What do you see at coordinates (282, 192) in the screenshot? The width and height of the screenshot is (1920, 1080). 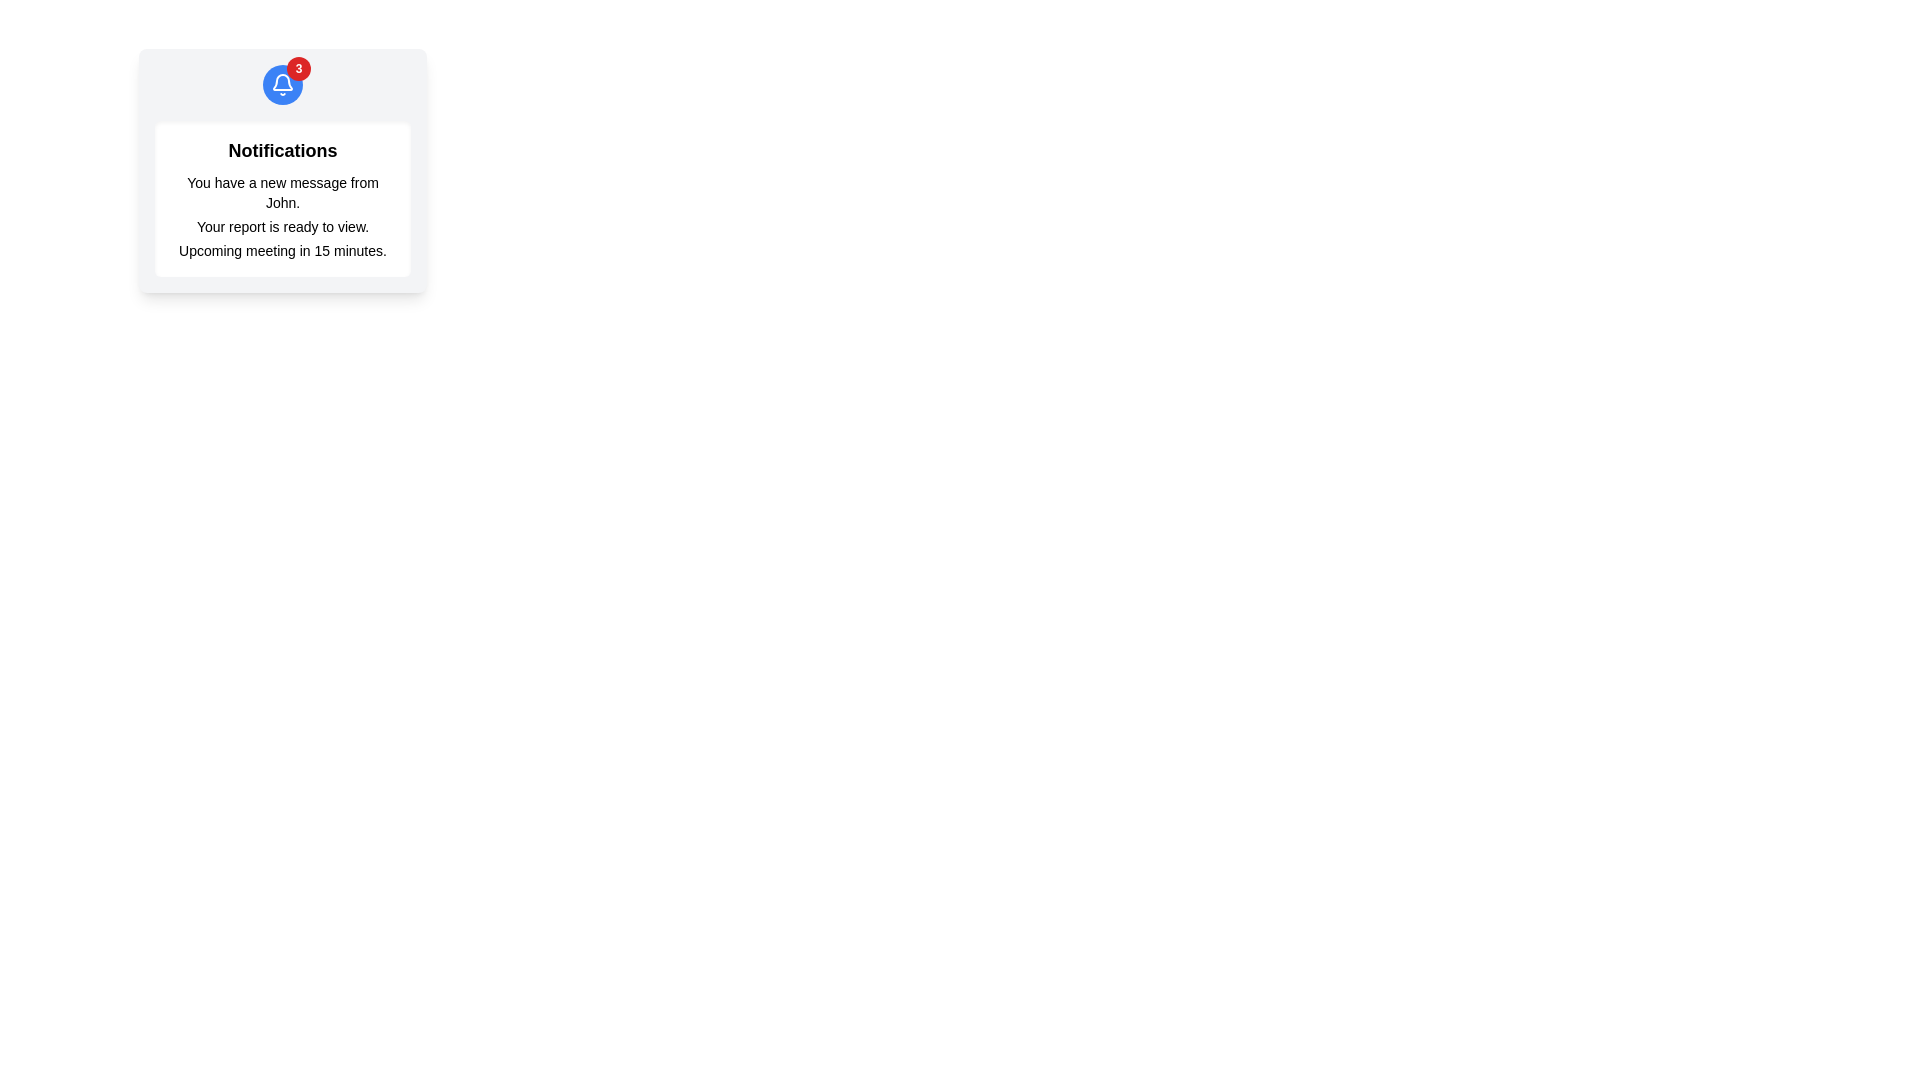 I see `static text display that says 'You have a new message from John.' located in the notifications card under the title 'Notifications'` at bounding box center [282, 192].